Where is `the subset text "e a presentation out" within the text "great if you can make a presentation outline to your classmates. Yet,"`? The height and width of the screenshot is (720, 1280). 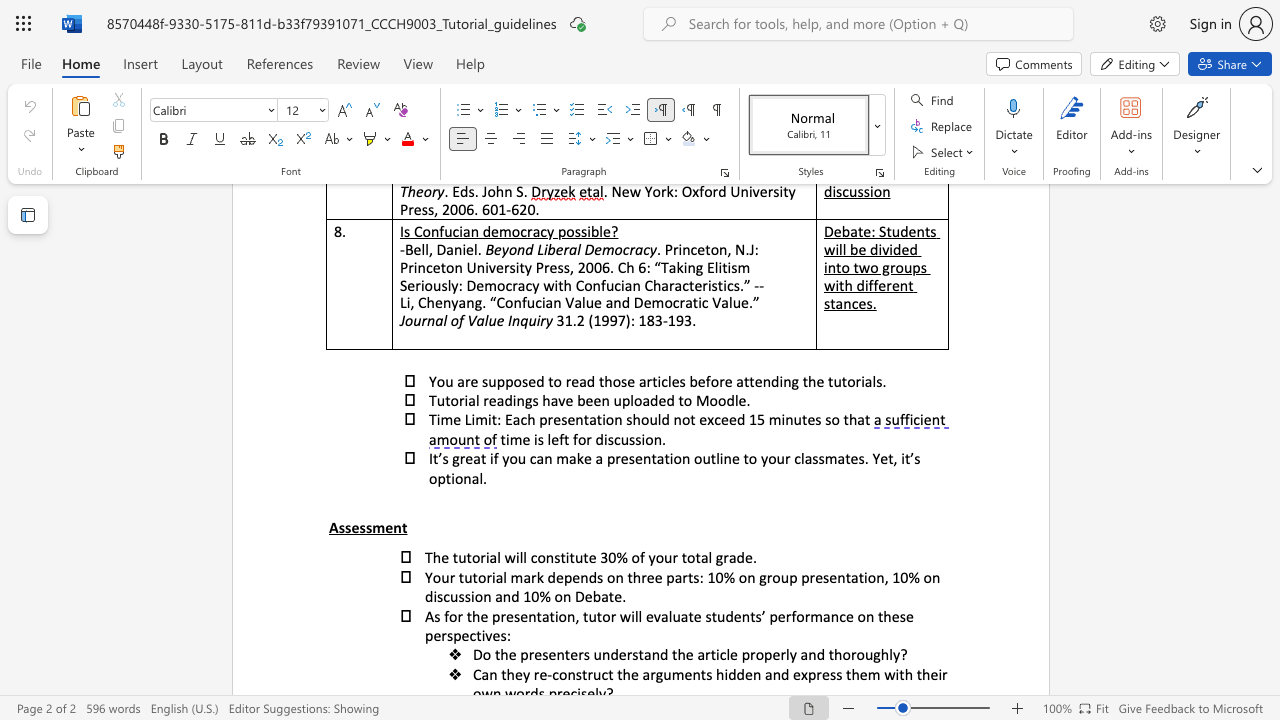
the subset text "e a presentation out" within the text "great if you can make a presentation outline to your classmates. Yet," is located at coordinates (583, 458).